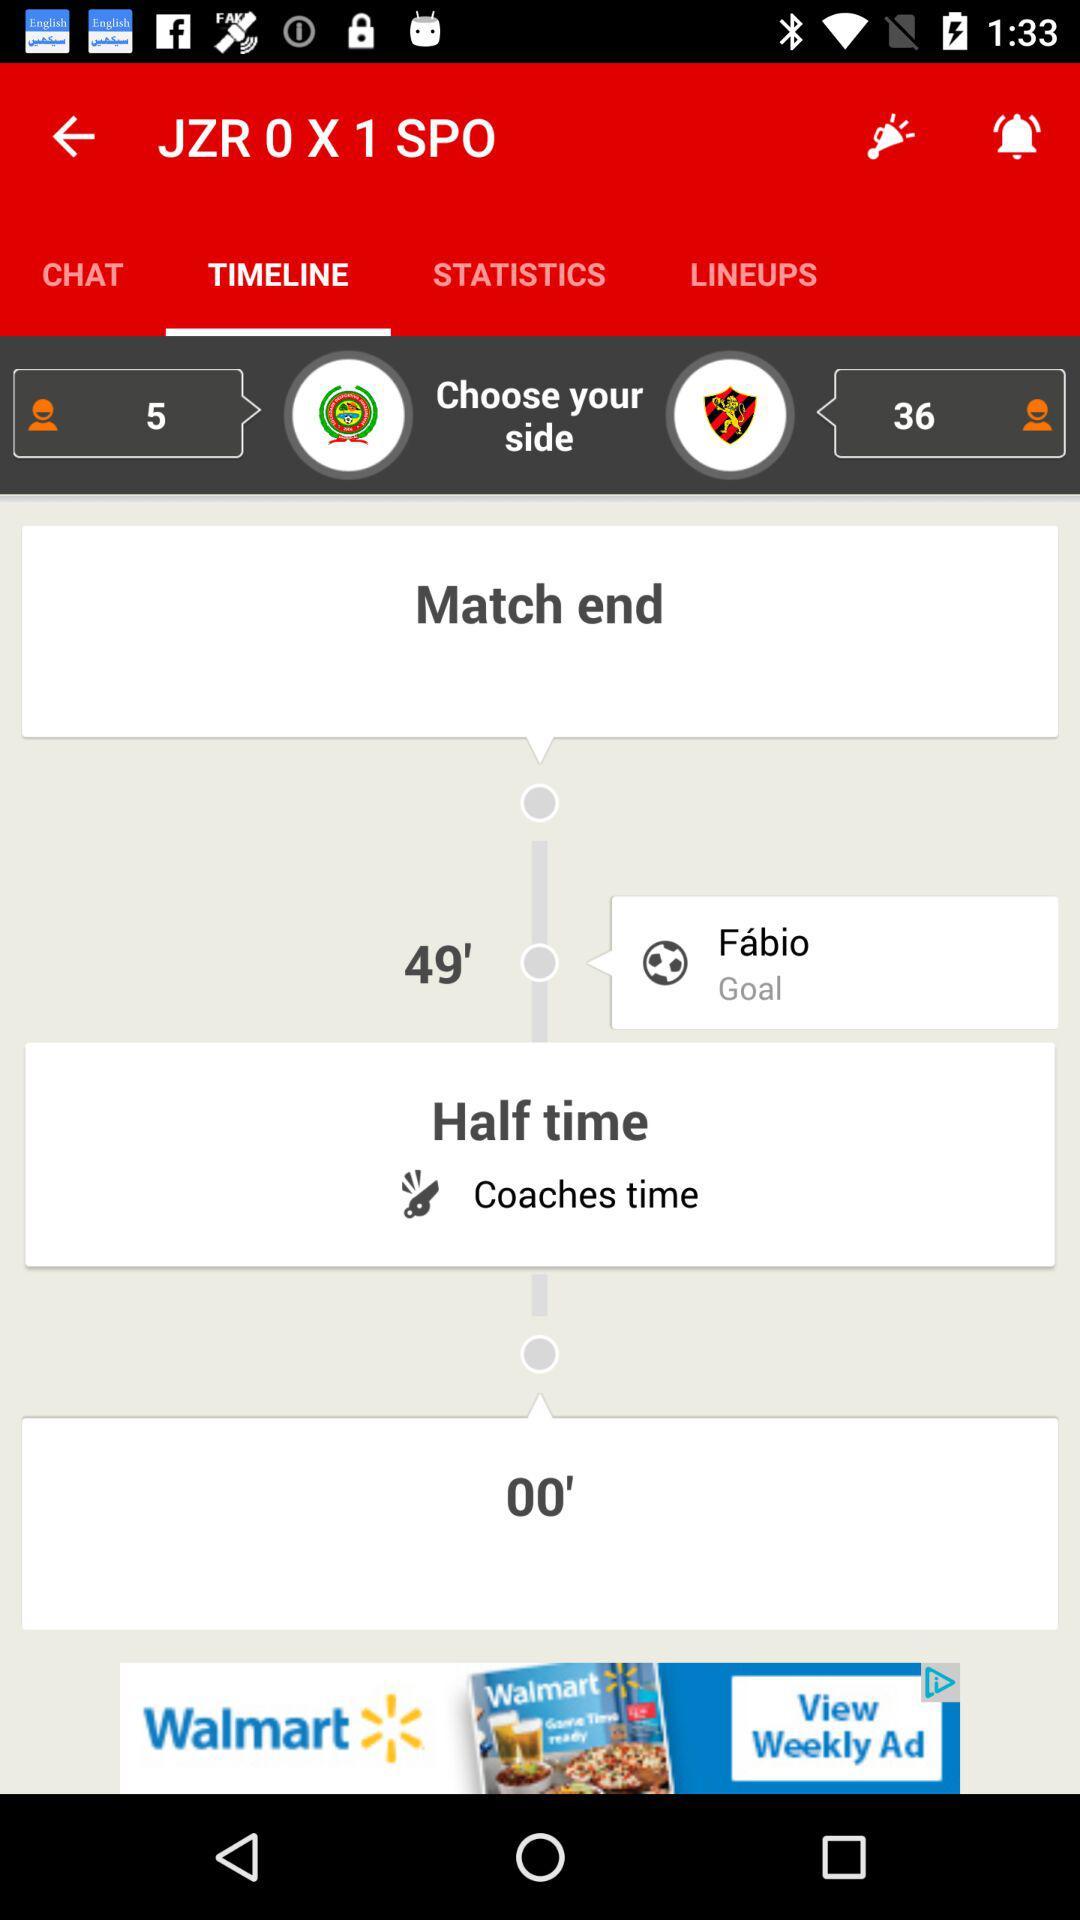 This screenshot has height=1920, width=1080. Describe the element at coordinates (347, 414) in the screenshot. I see `the image on the left to the text choose your side on the web page` at that location.